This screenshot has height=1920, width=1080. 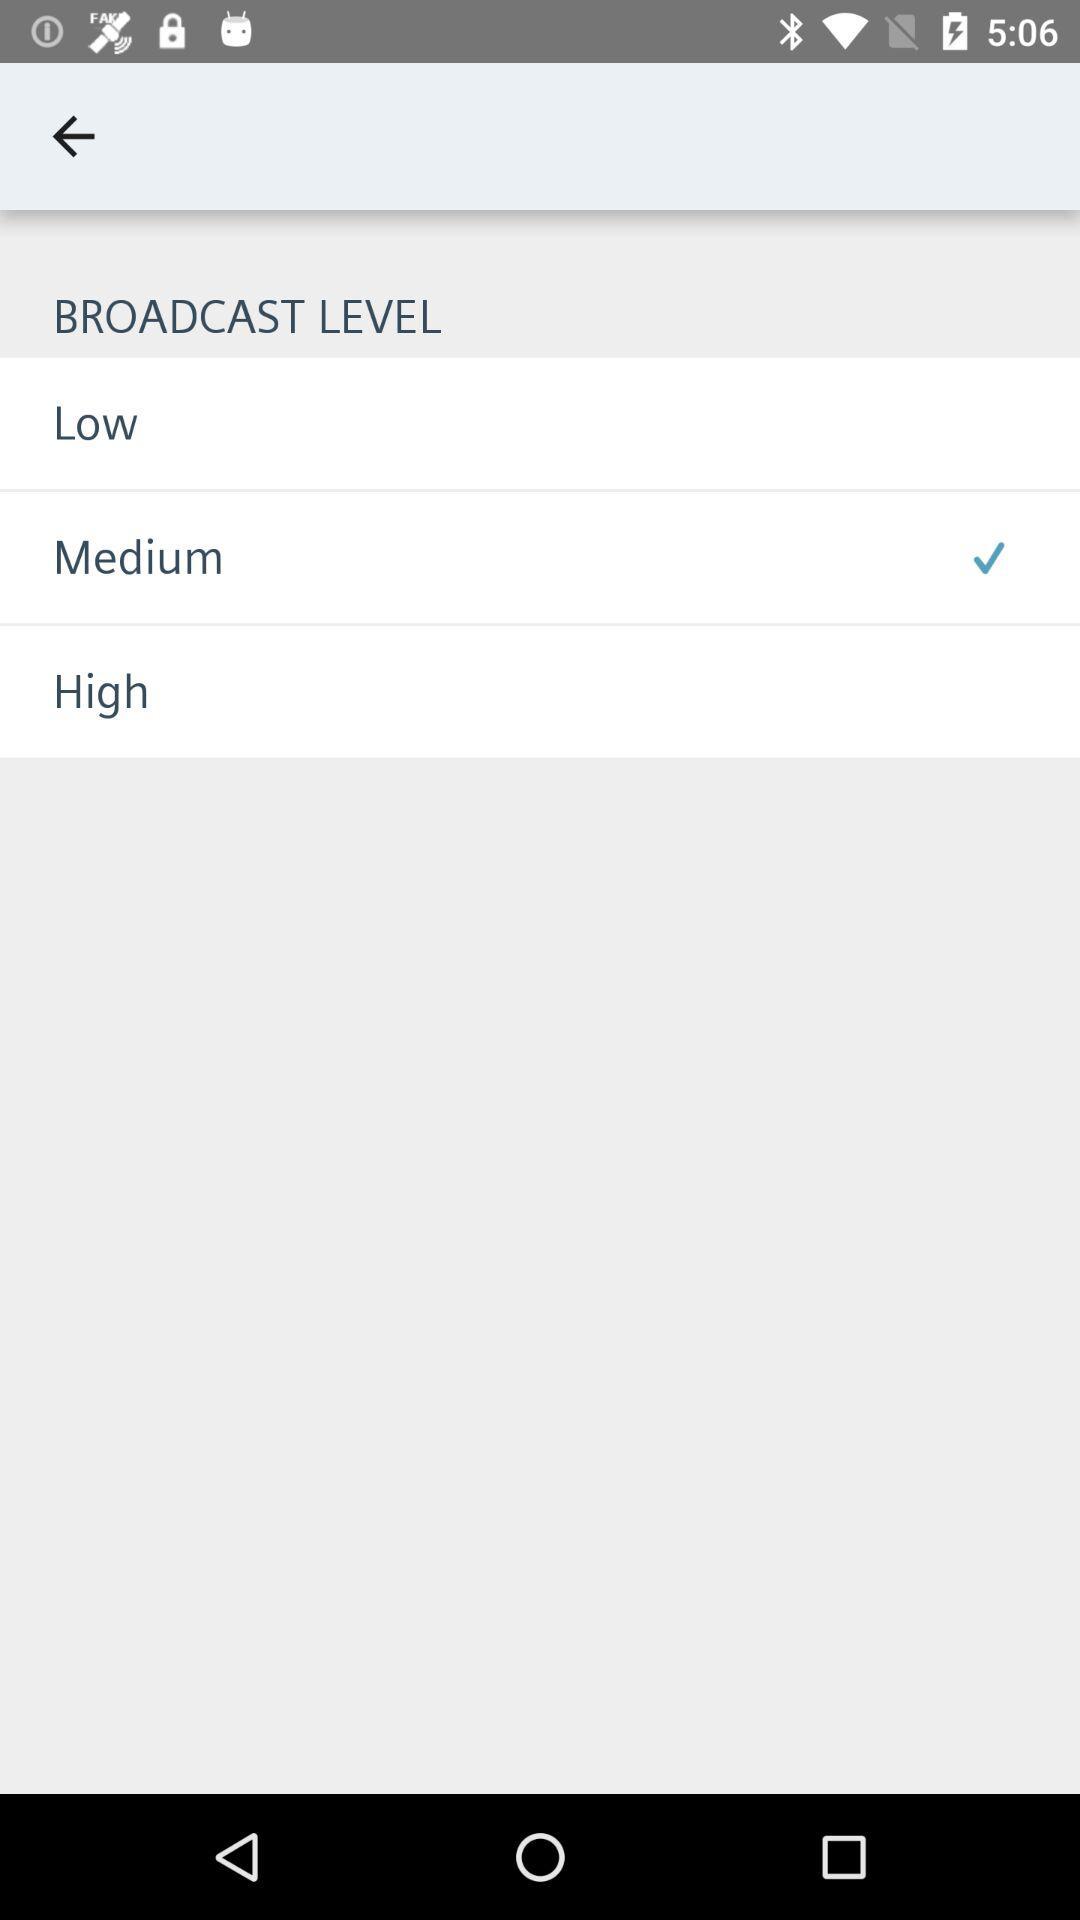 I want to click on the low item, so click(x=68, y=422).